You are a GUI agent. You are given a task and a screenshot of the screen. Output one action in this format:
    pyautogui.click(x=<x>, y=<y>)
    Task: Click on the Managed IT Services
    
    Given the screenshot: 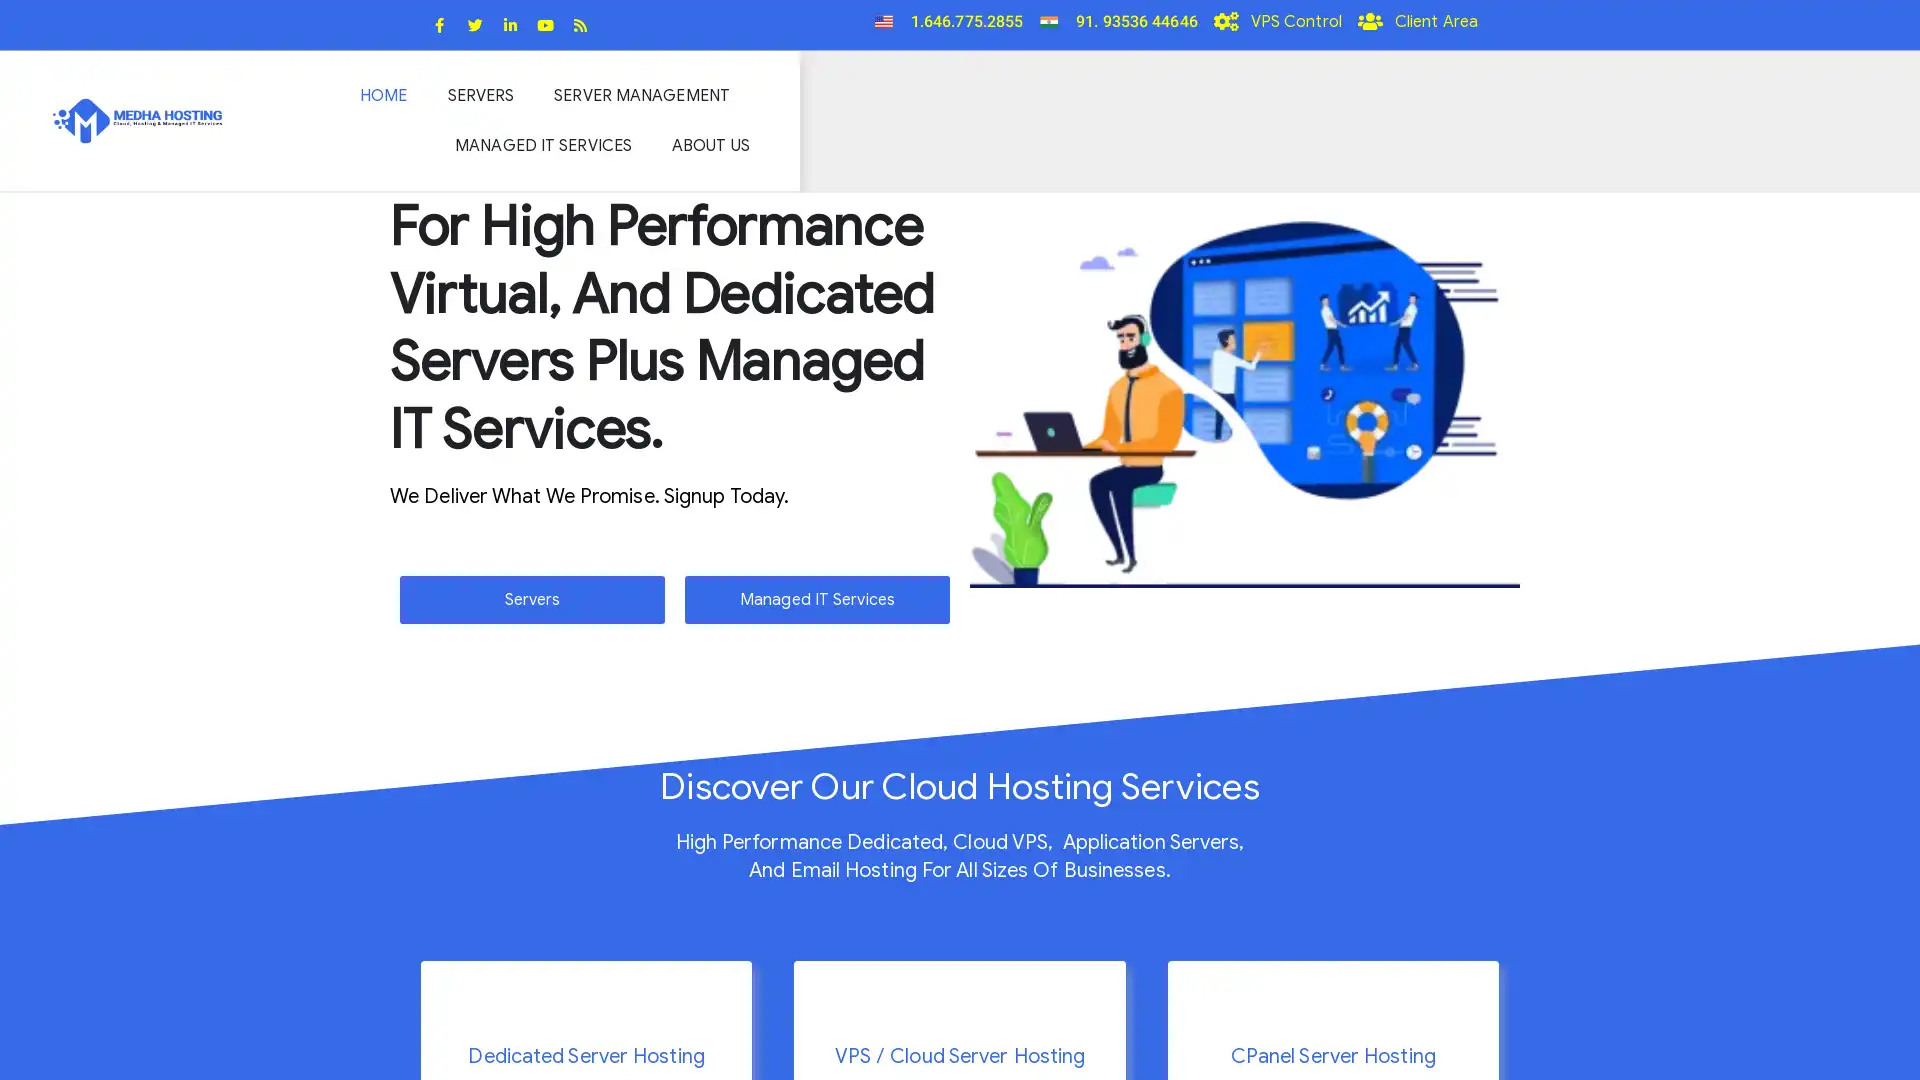 What is the action you would take?
    pyautogui.click(x=817, y=599)
    